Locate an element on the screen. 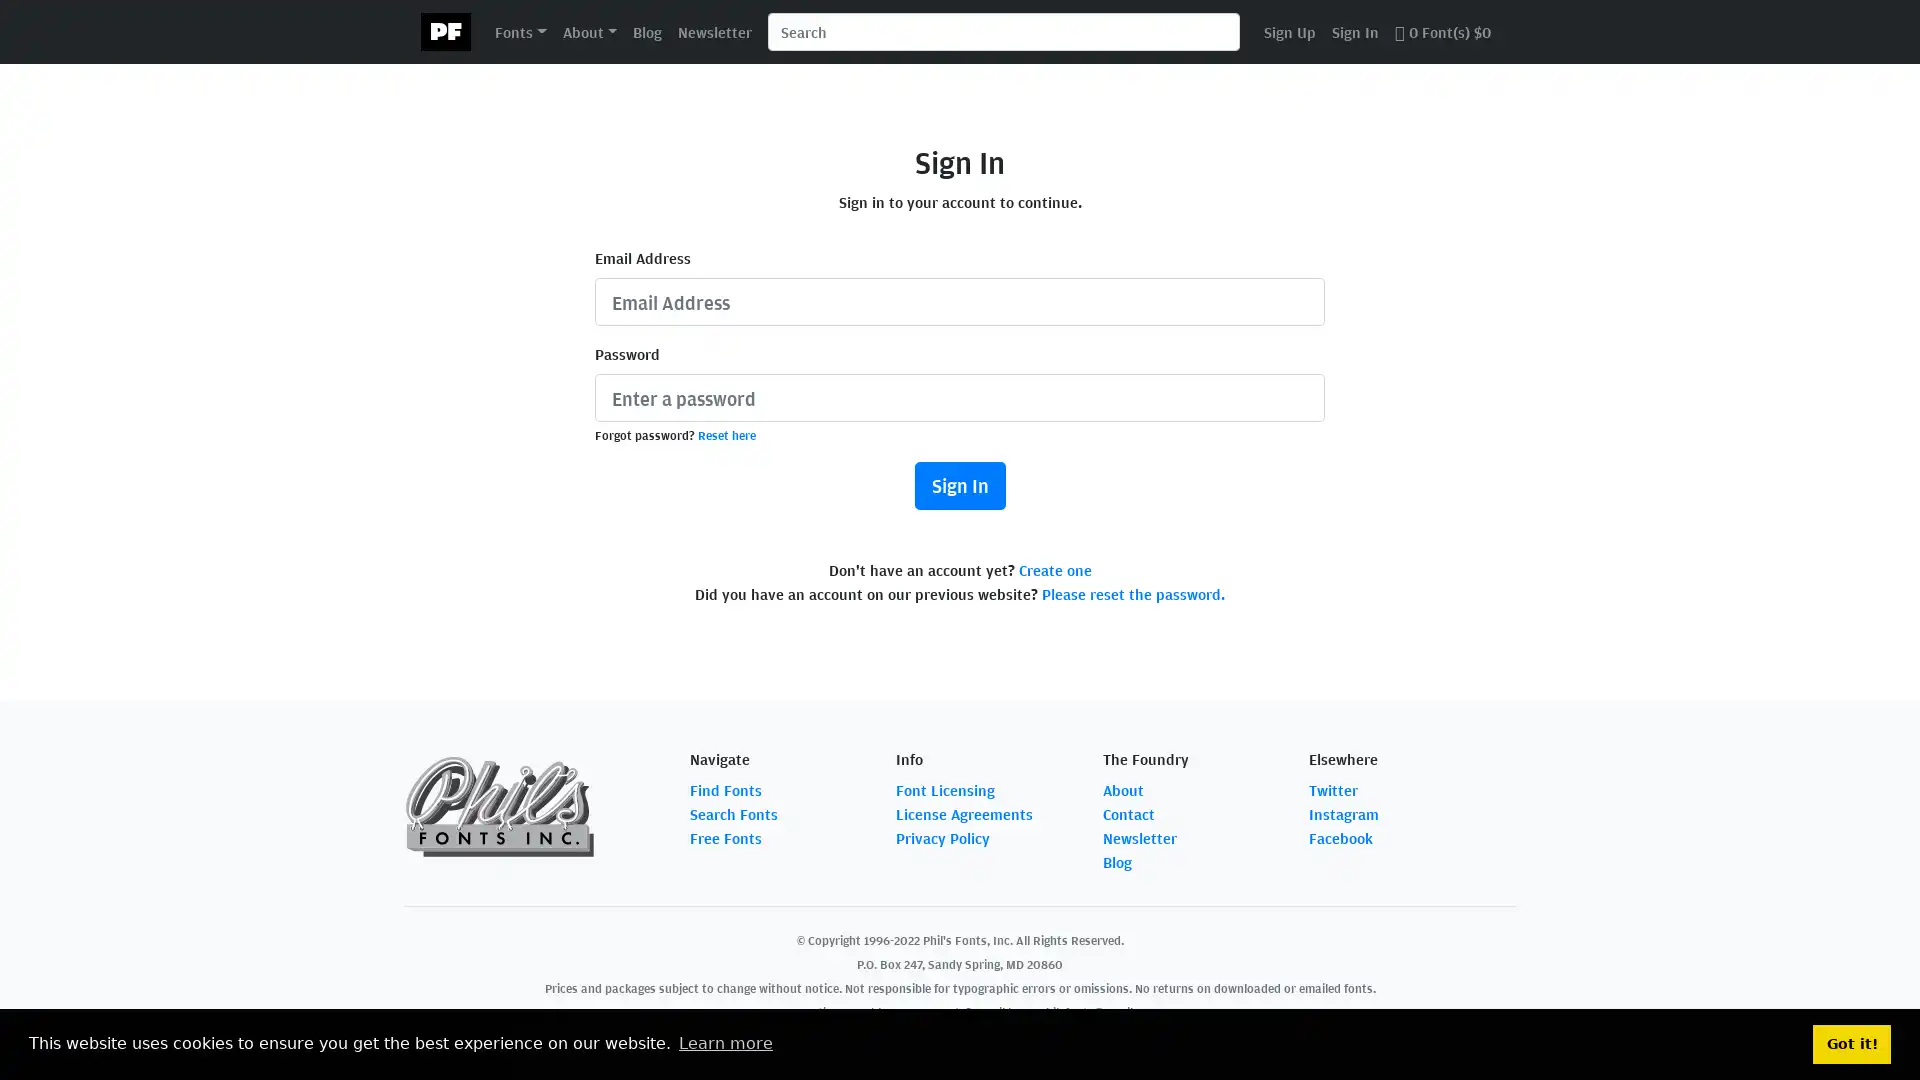 The width and height of the screenshot is (1920, 1080). learn more about cookies is located at coordinates (724, 1043).